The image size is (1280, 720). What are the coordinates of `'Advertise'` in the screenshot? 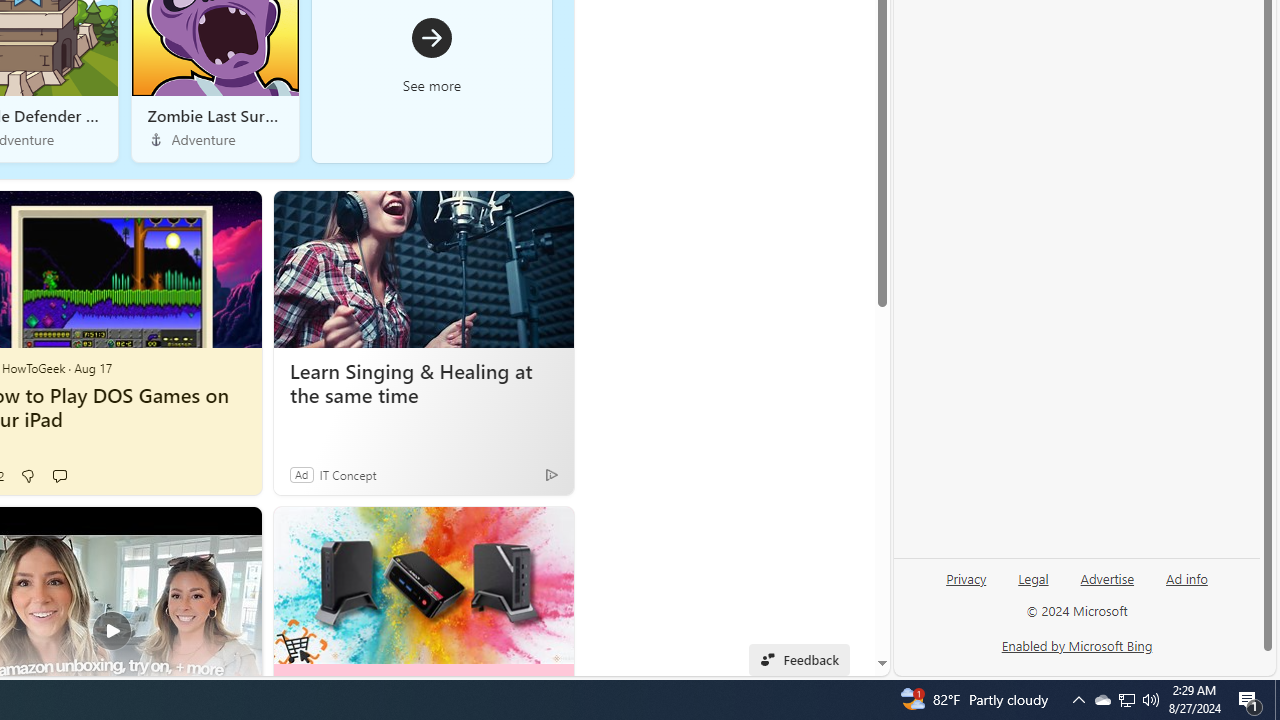 It's located at (1106, 577).